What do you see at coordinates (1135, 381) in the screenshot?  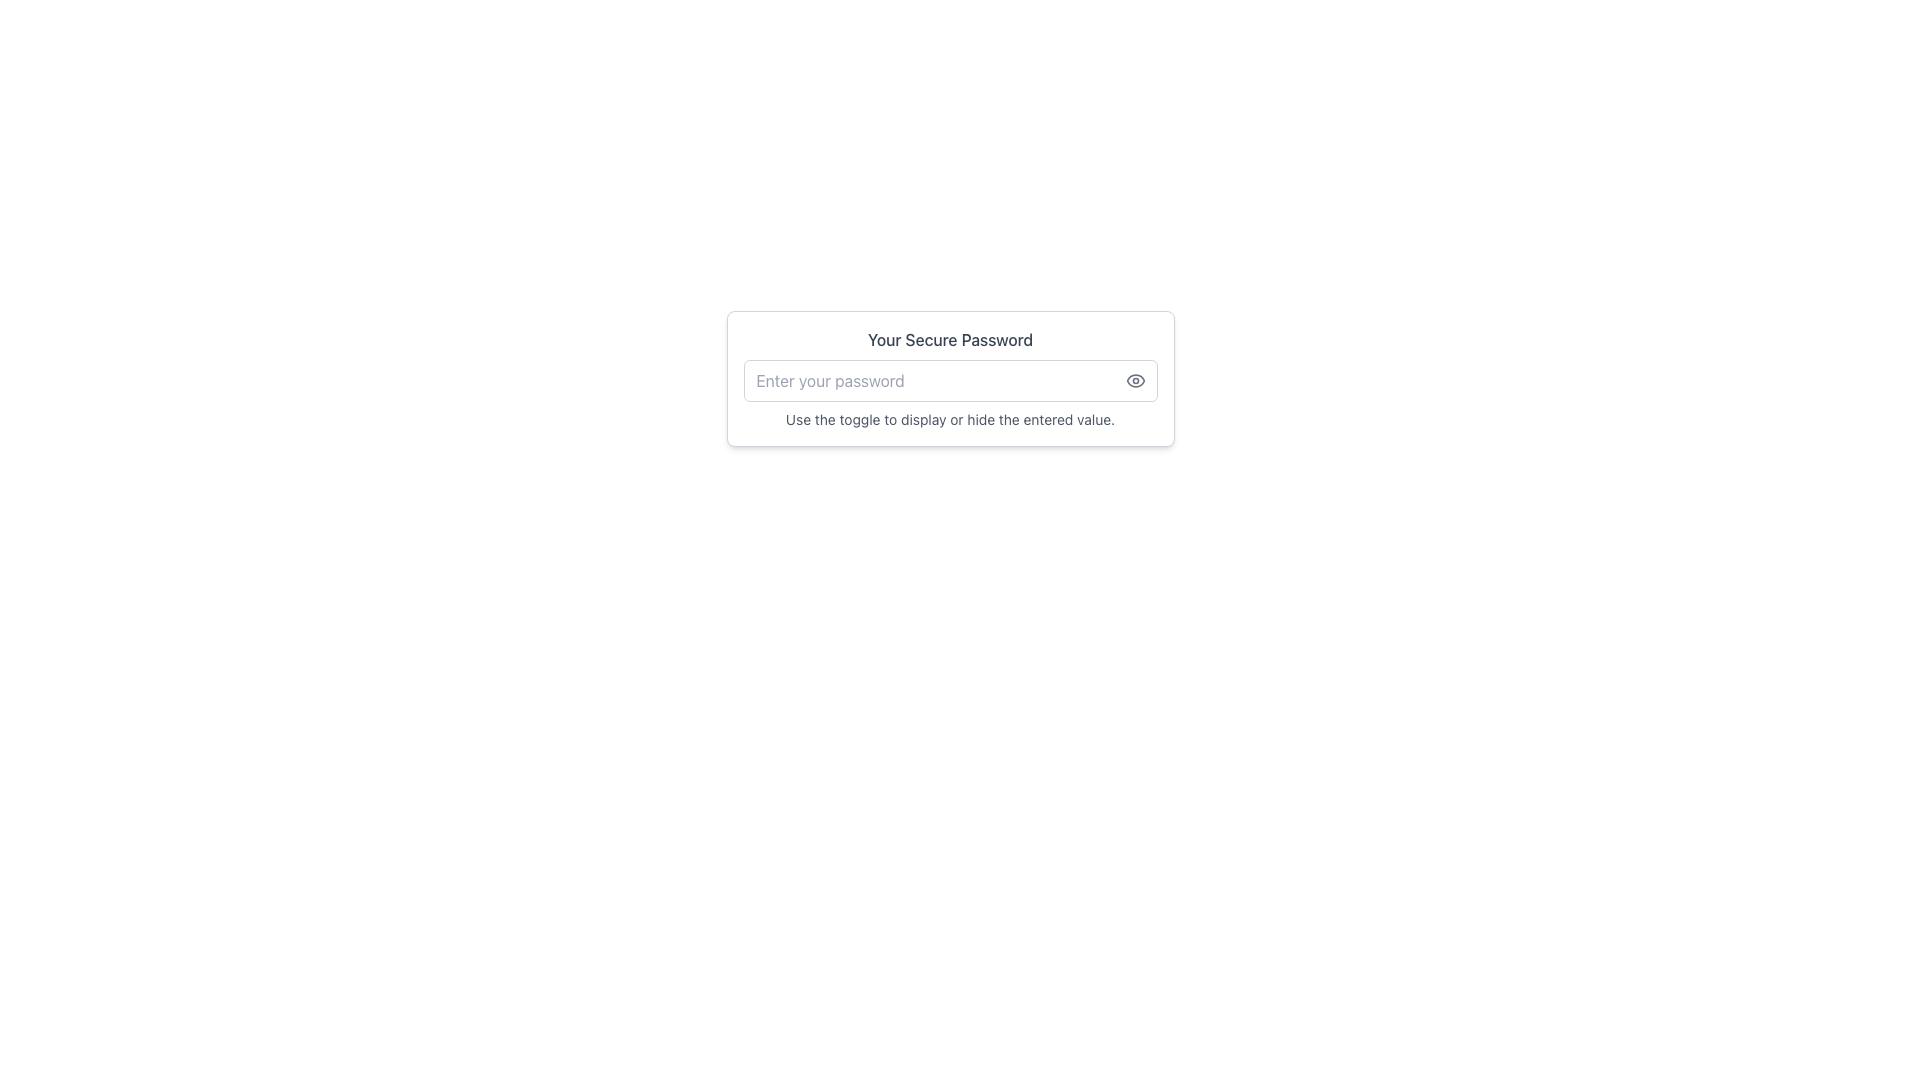 I see `the eye-shaped visibility toggle button located at the far right of the password input field to change its color` at bounding box center [1135, 381].